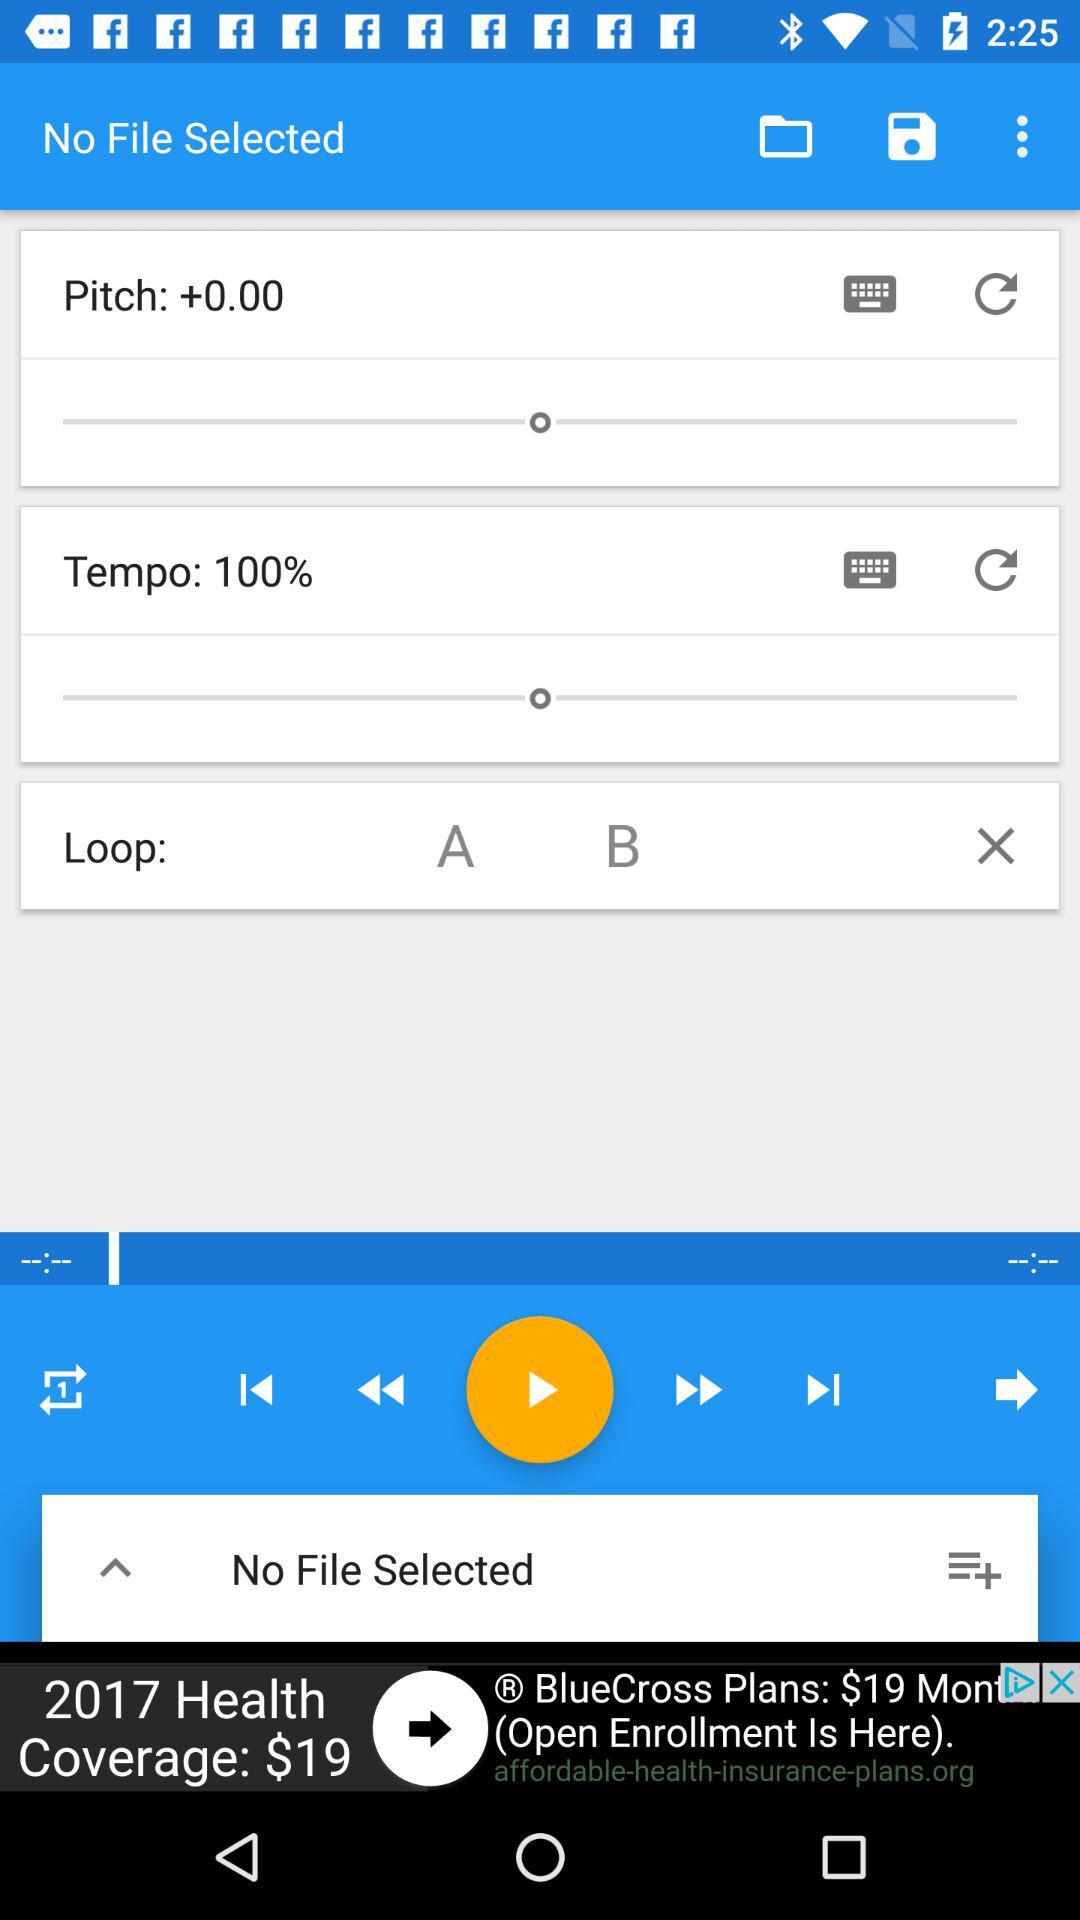 Image resolution: width=1080 pixels, height=1920 pixels. What do you see at coordinates (382, 1388) in the screenshot?
I see `forward` at bounding box center [382, 1388].